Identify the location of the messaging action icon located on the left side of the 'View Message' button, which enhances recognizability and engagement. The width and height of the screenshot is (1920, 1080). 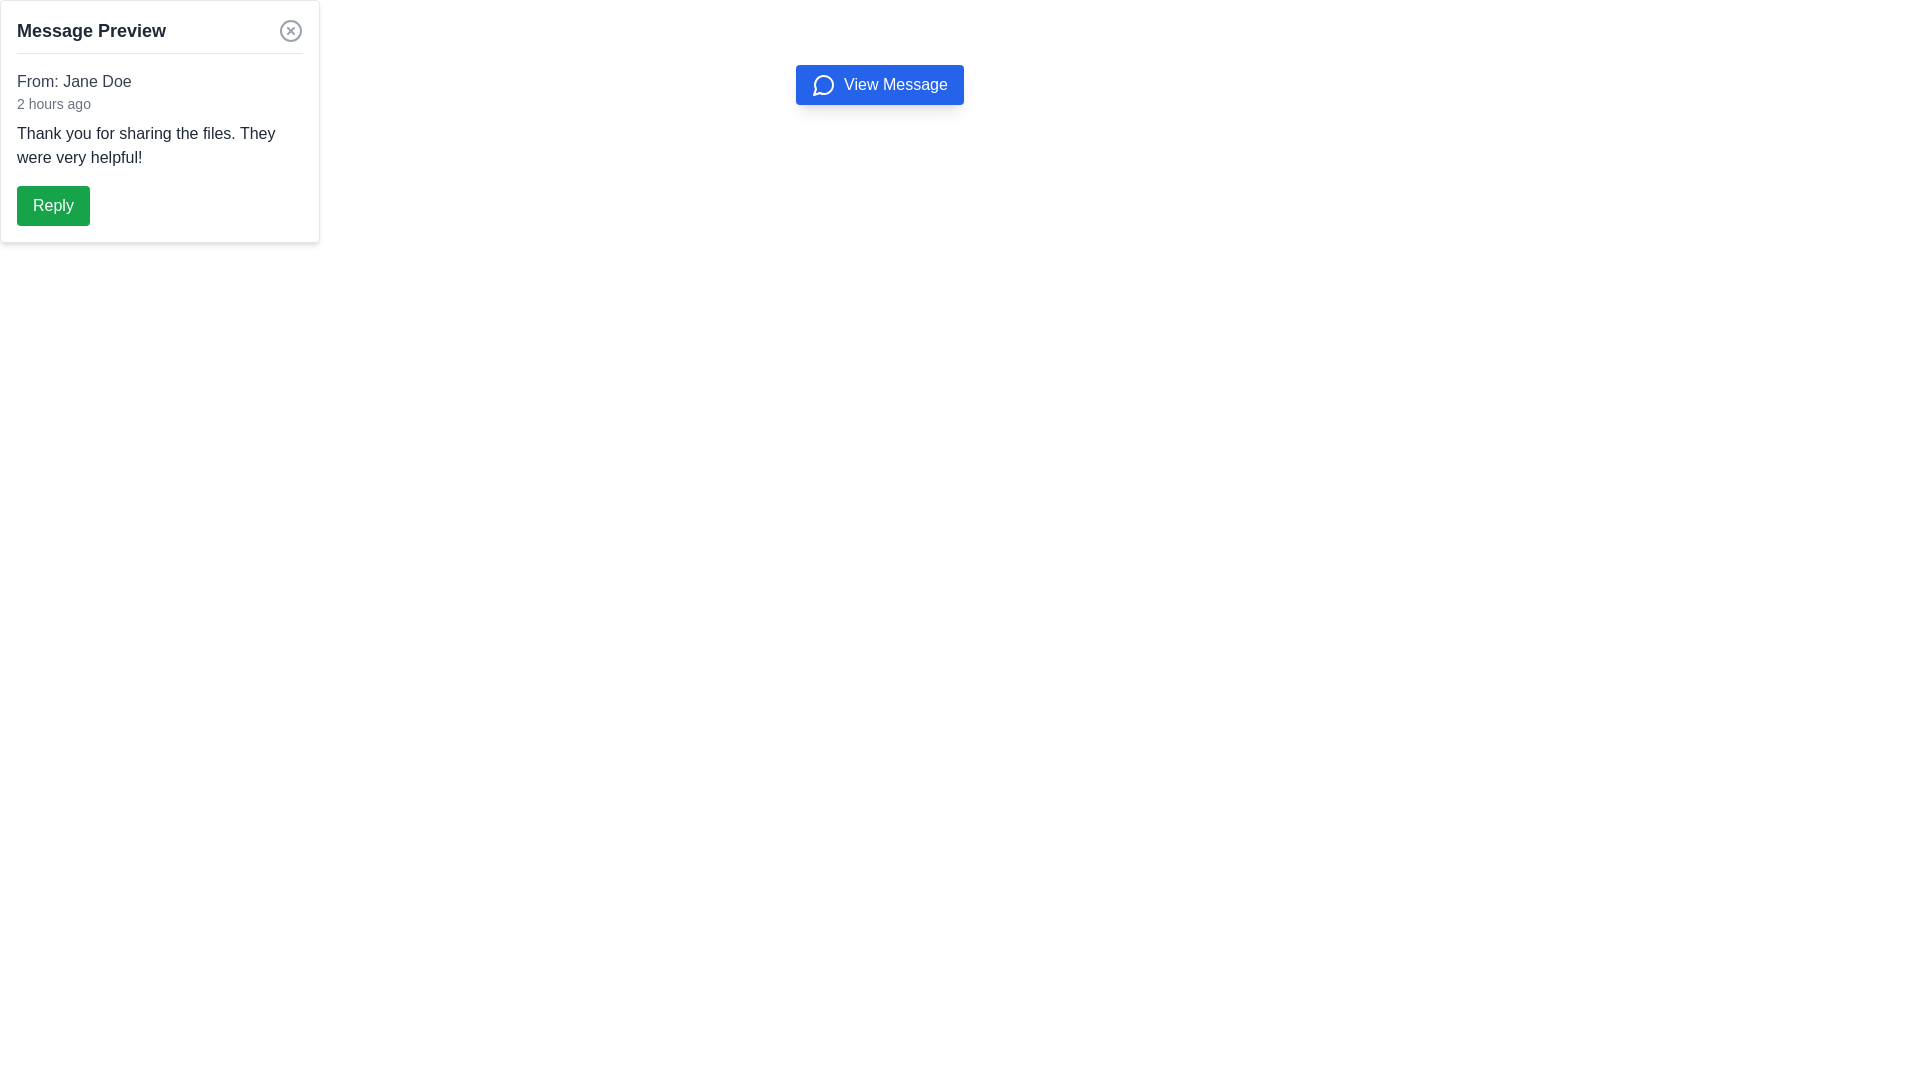
(824, 83).